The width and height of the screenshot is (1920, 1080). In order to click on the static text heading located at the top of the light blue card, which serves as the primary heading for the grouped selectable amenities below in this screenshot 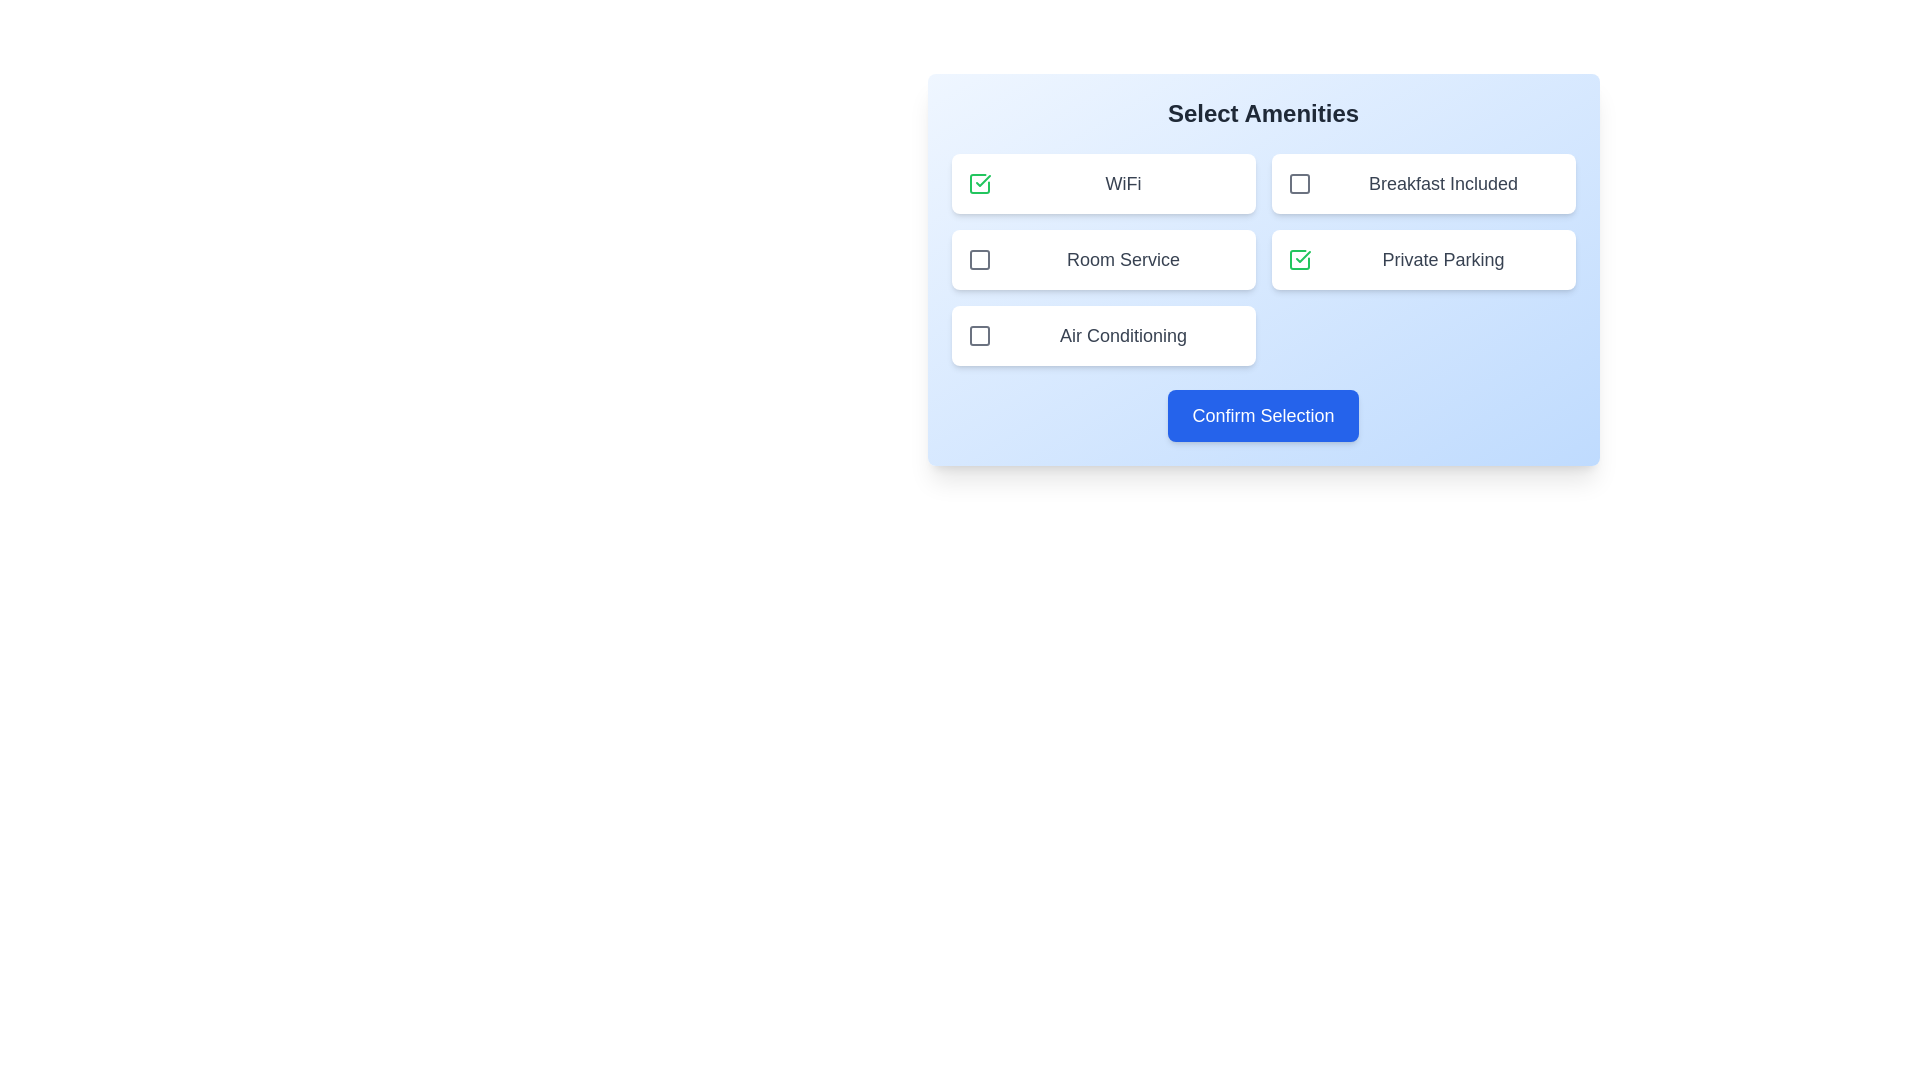, I will do `click(1262, 114)`.